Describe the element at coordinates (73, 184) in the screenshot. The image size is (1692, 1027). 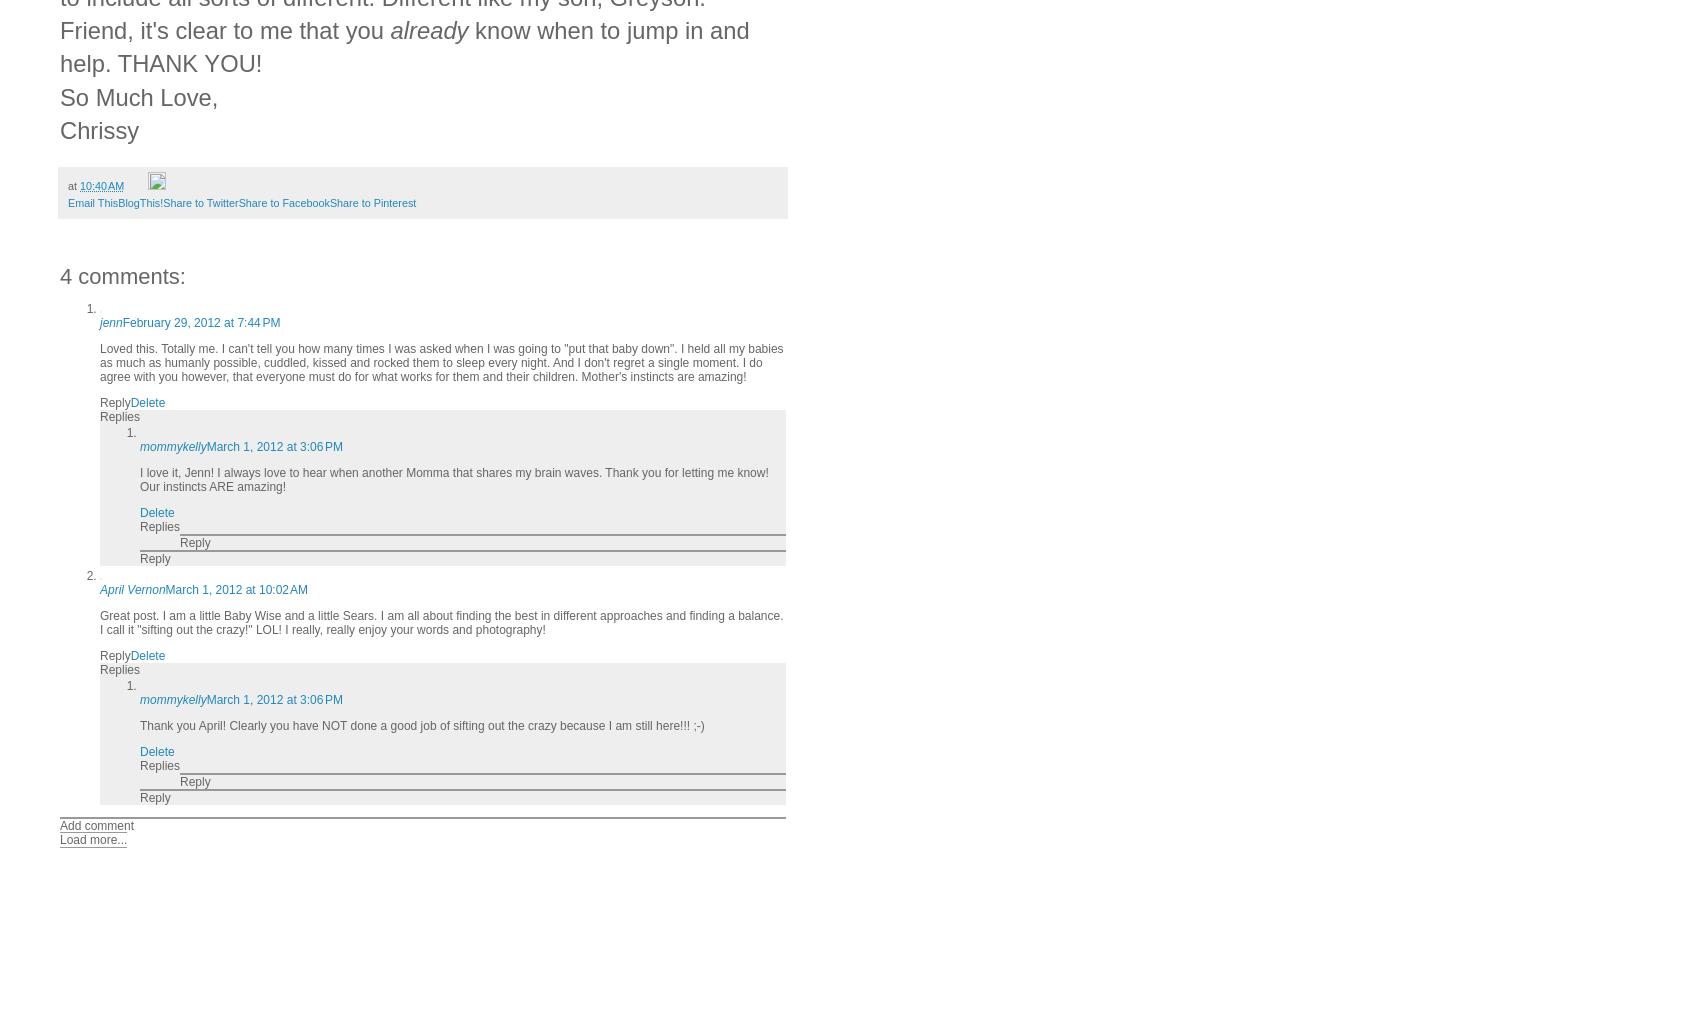
I see `'at'` at that location.